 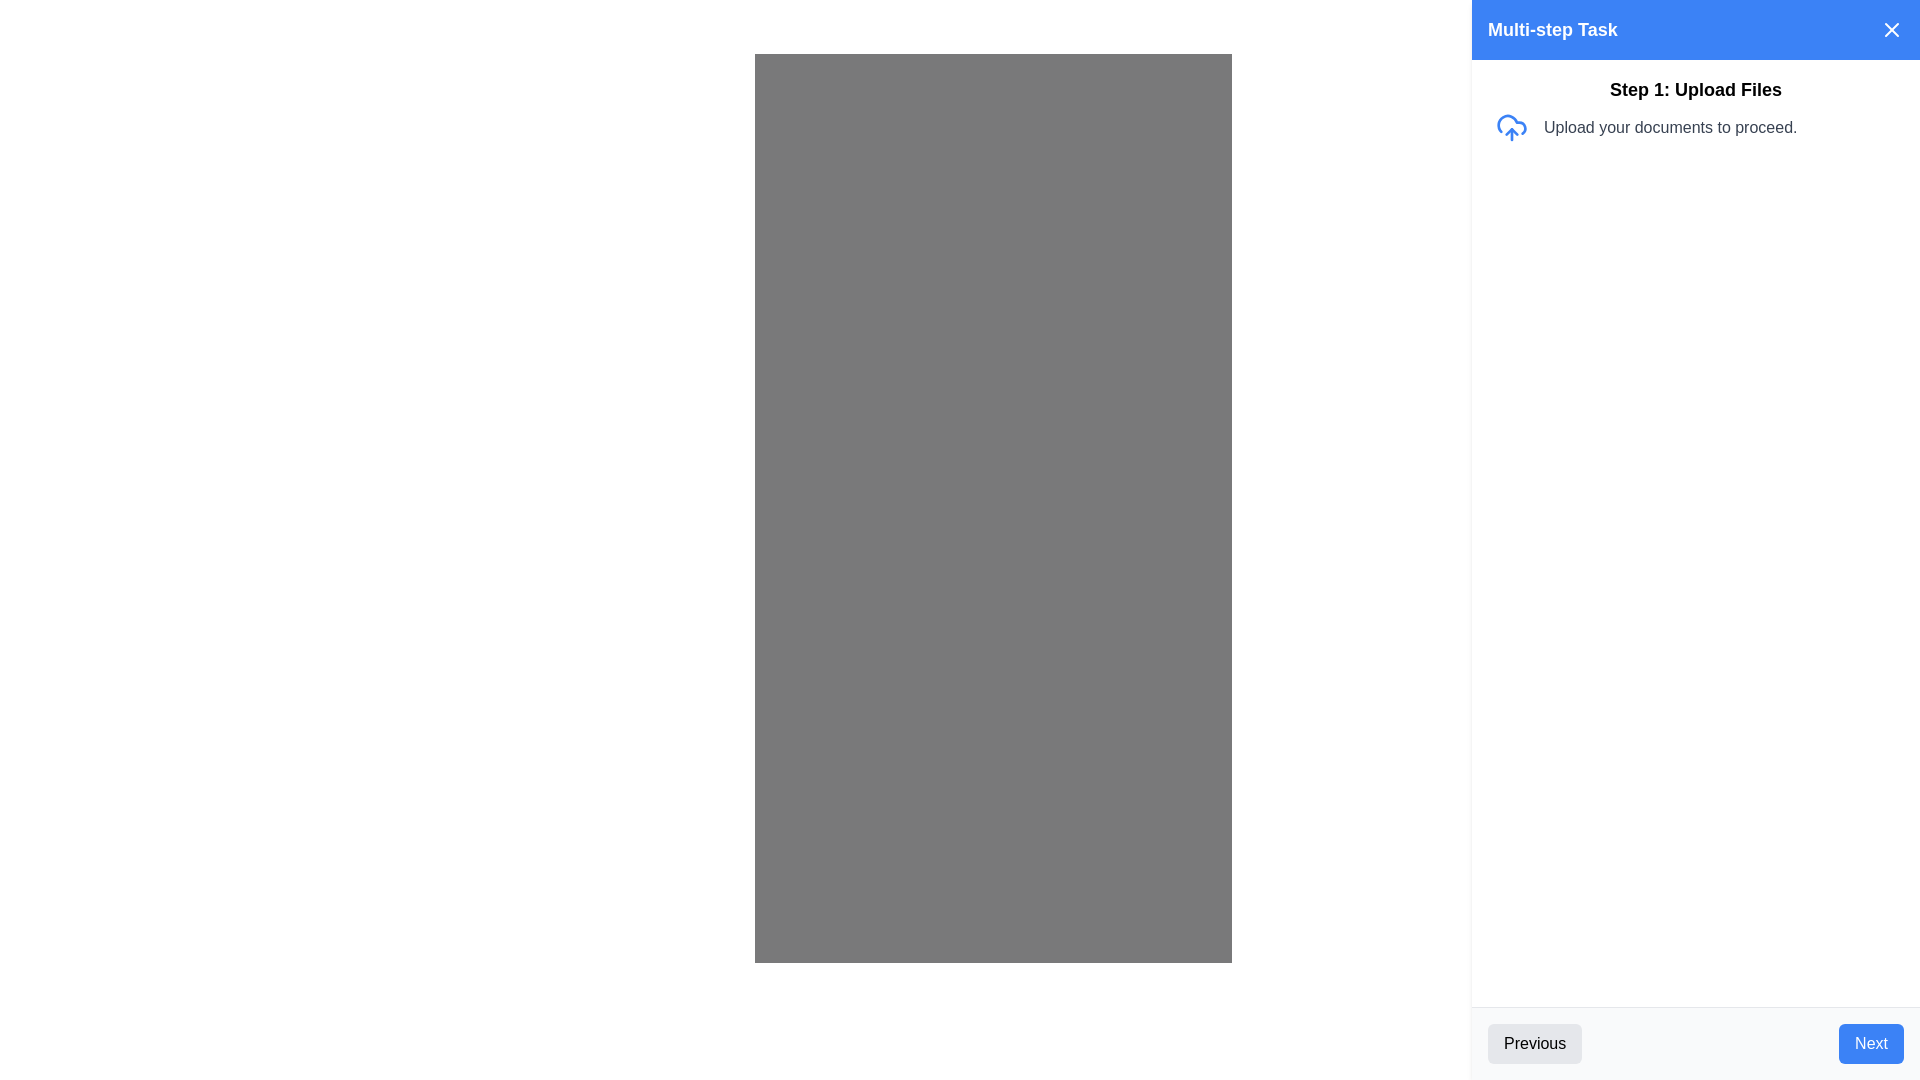 What do you see at coordinates (1890, 30) in the screenshot?
I see `the close button located at the top-right corner of the blue header section containing the text 'Multi-step Task'` at bounding box center [1890, 30].